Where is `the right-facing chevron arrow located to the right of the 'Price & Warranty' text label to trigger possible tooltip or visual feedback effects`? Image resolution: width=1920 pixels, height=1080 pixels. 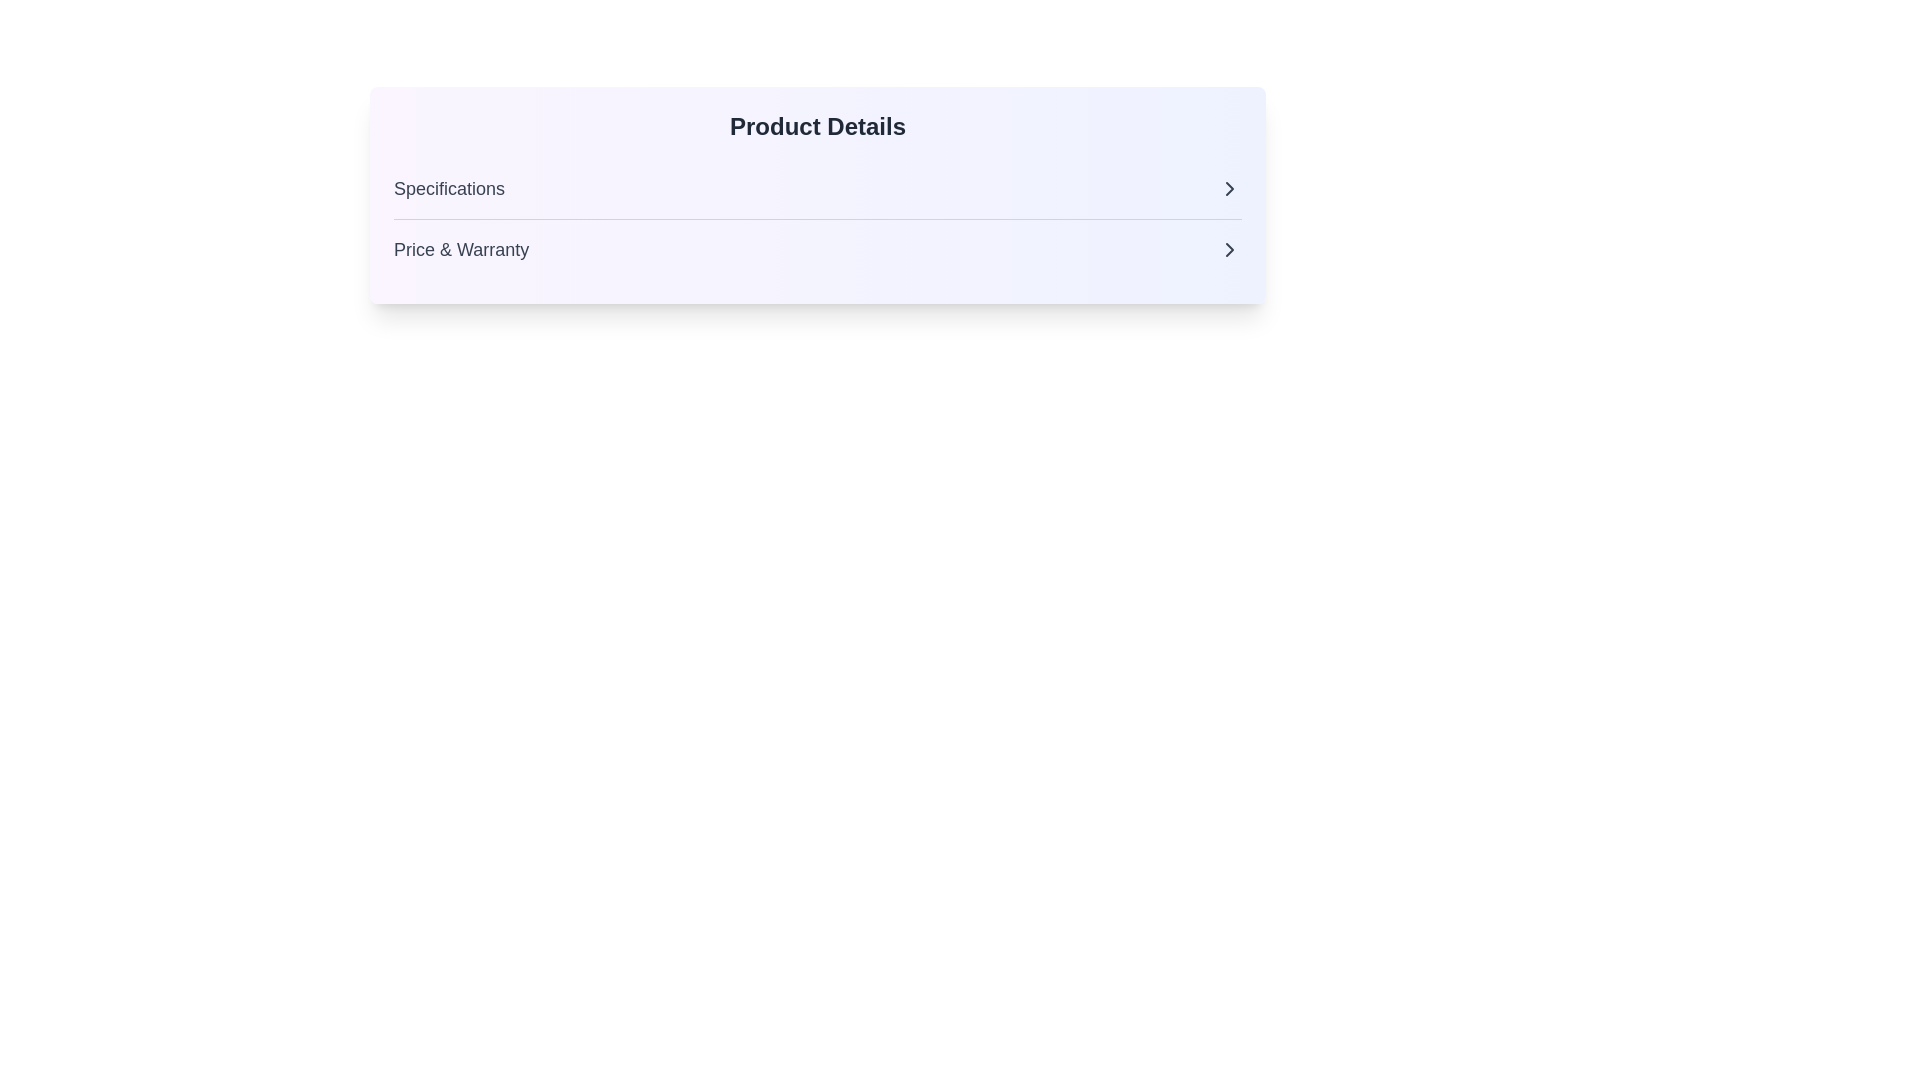 the right-facing chevron arrow located to the right of the 'Price & Warranty' text label to trigger possible tooltip or visual feedback effects is located at coordinates (1228, 249).